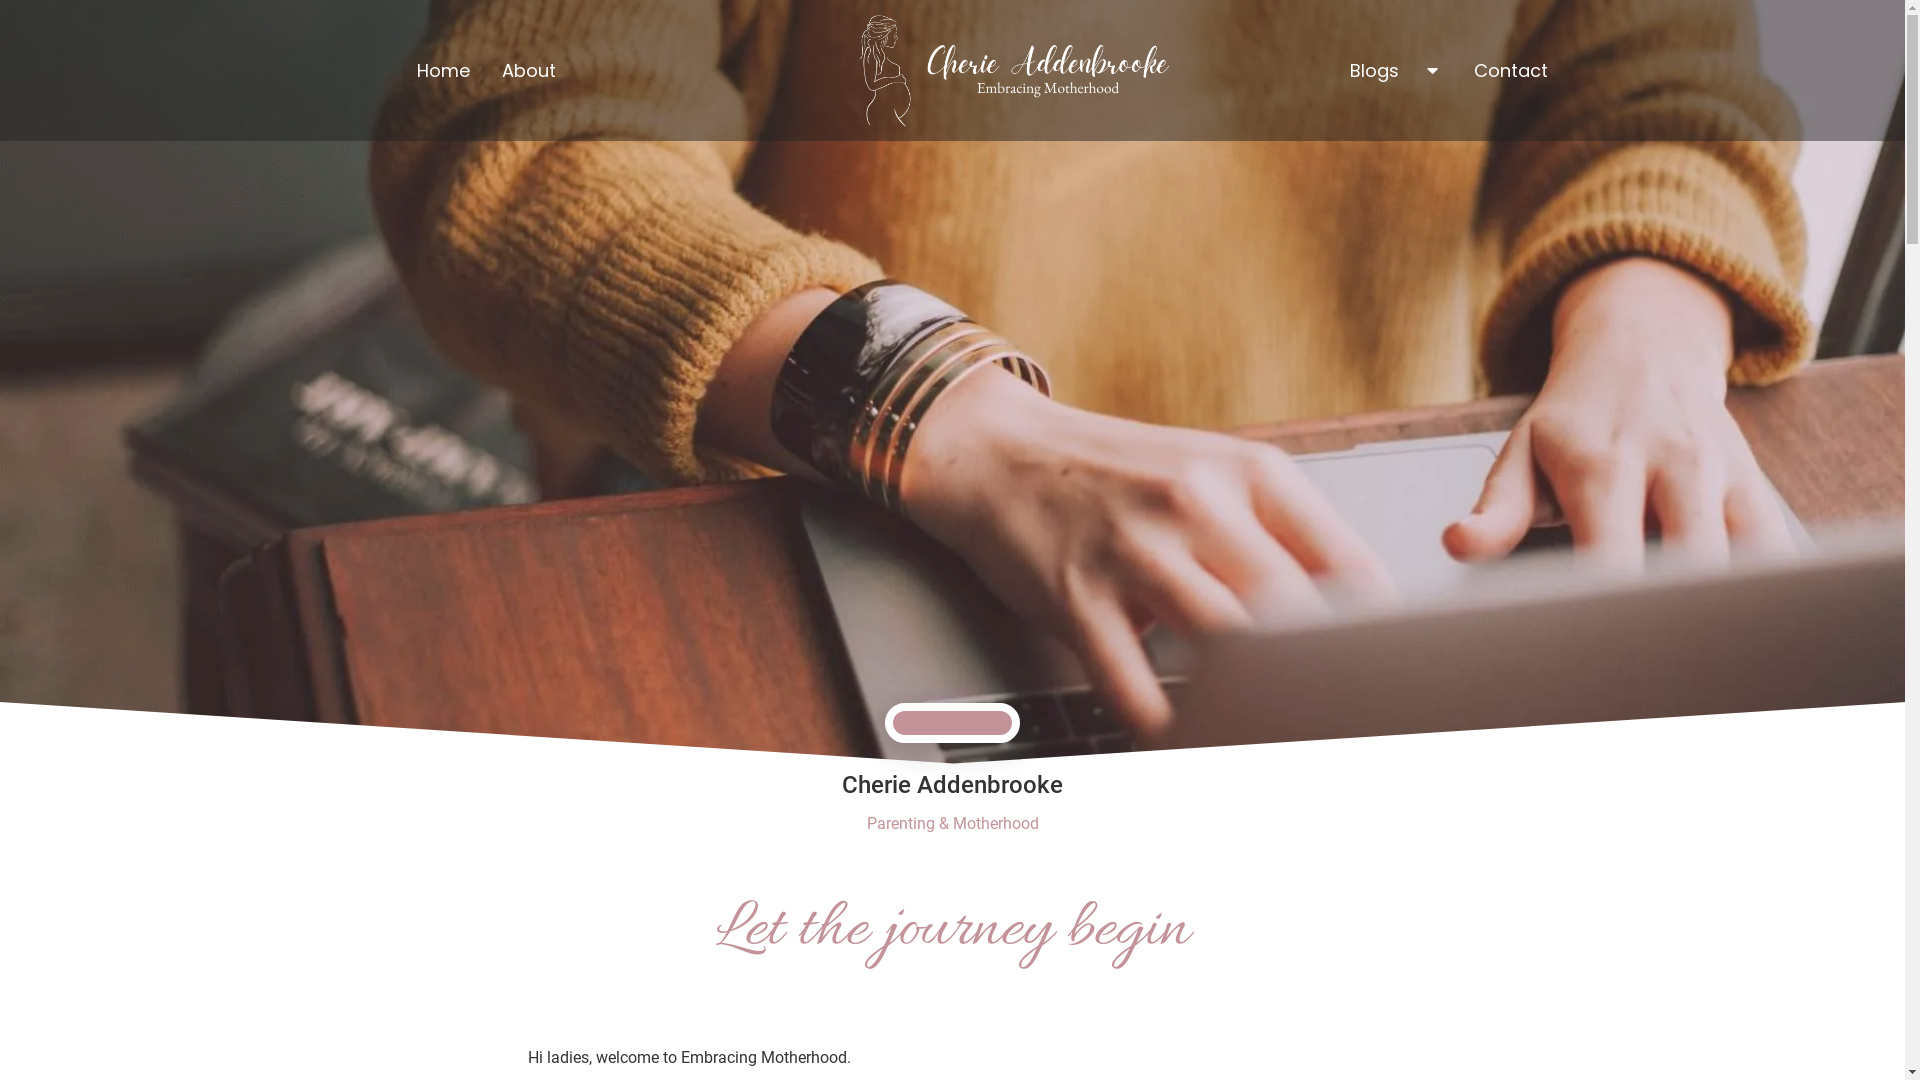  Describe the element at coordinates (441, 68) in the screenshot. I see `'Home'` at that location.